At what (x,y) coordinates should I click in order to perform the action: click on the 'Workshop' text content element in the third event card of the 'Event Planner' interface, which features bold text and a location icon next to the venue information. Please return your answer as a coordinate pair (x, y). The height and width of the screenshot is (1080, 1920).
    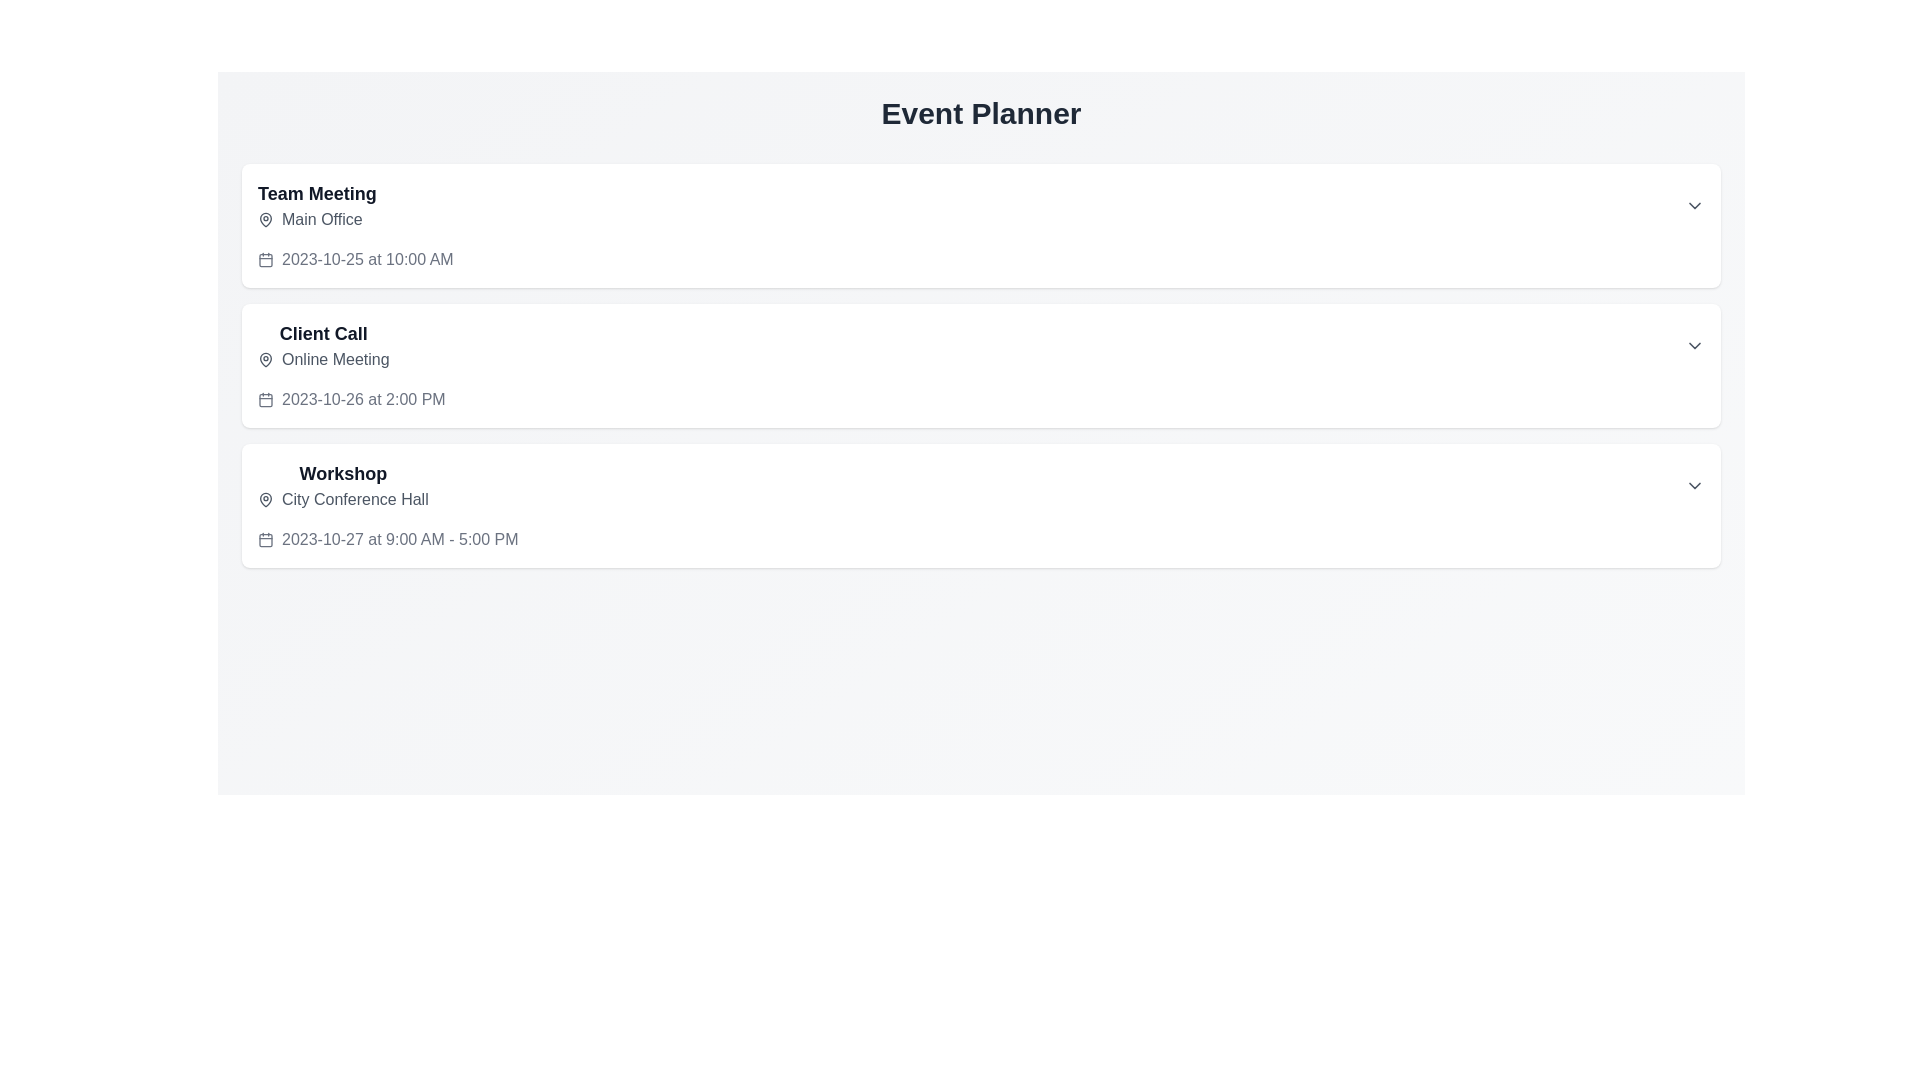
    Looking at the image, I should click on (343, 486).